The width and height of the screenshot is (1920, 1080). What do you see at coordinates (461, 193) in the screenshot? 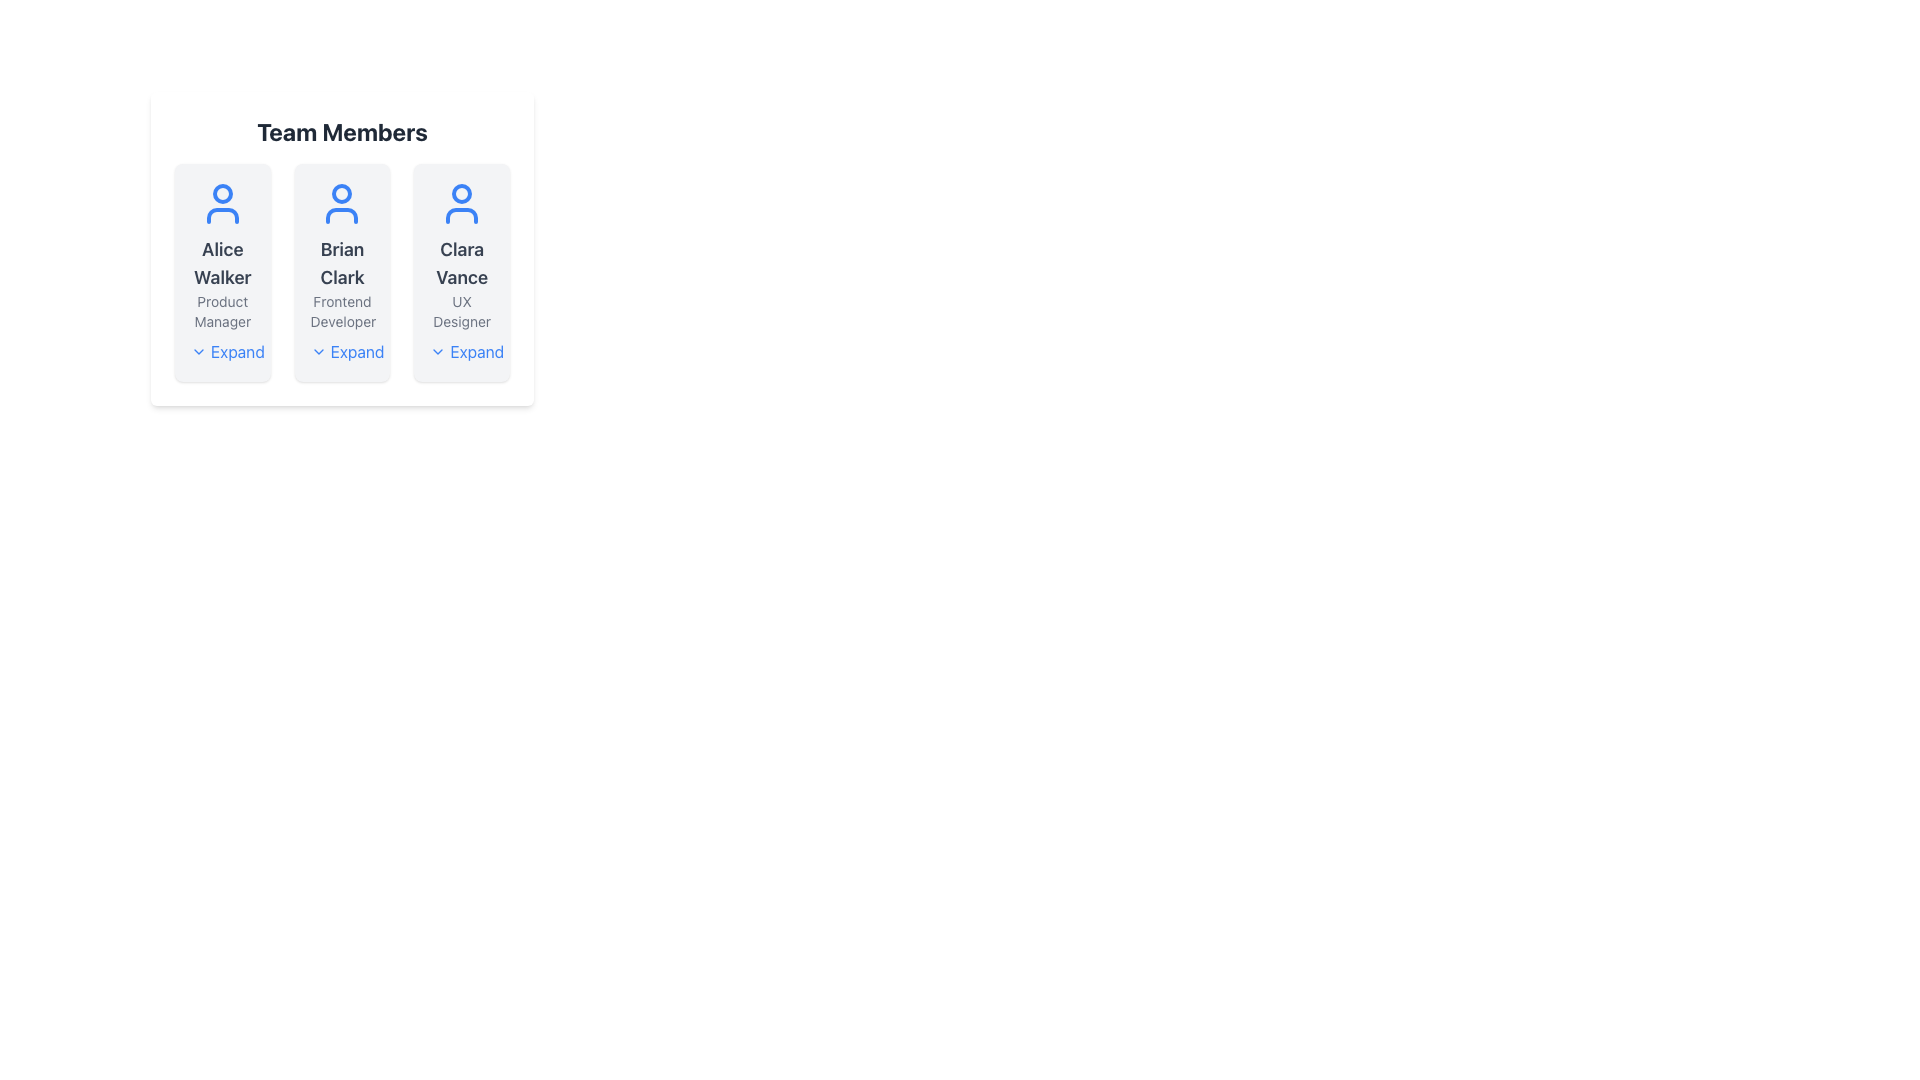
I see `the graphical decorative element above the head area of Clara Vance's avatar, which signifies user status` at bounding box center [461, 193].